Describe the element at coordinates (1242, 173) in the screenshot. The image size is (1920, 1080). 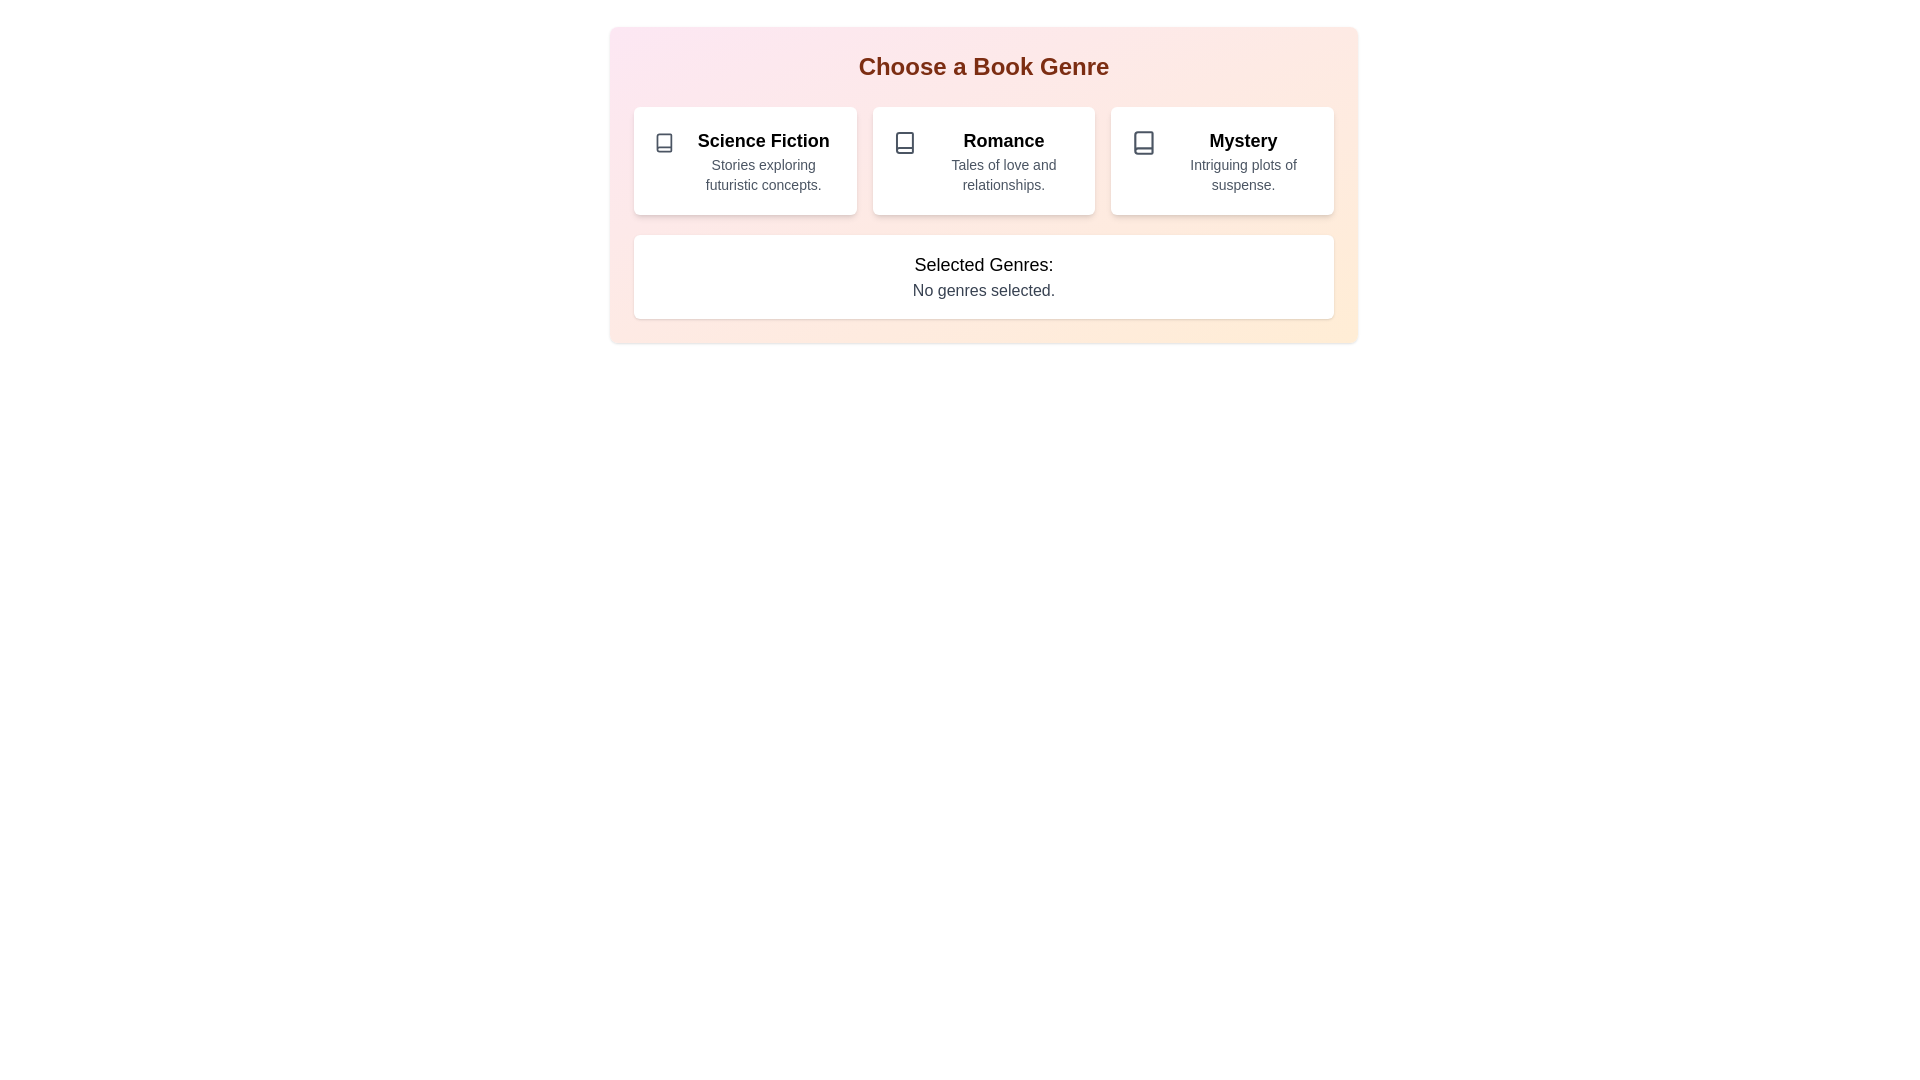
I see `the Text label that reads 'Intriguing plots of suspense.' styled in small gray font, located below the title 'Mystery' within a white rectangular card in the third column of three cards` at that location.